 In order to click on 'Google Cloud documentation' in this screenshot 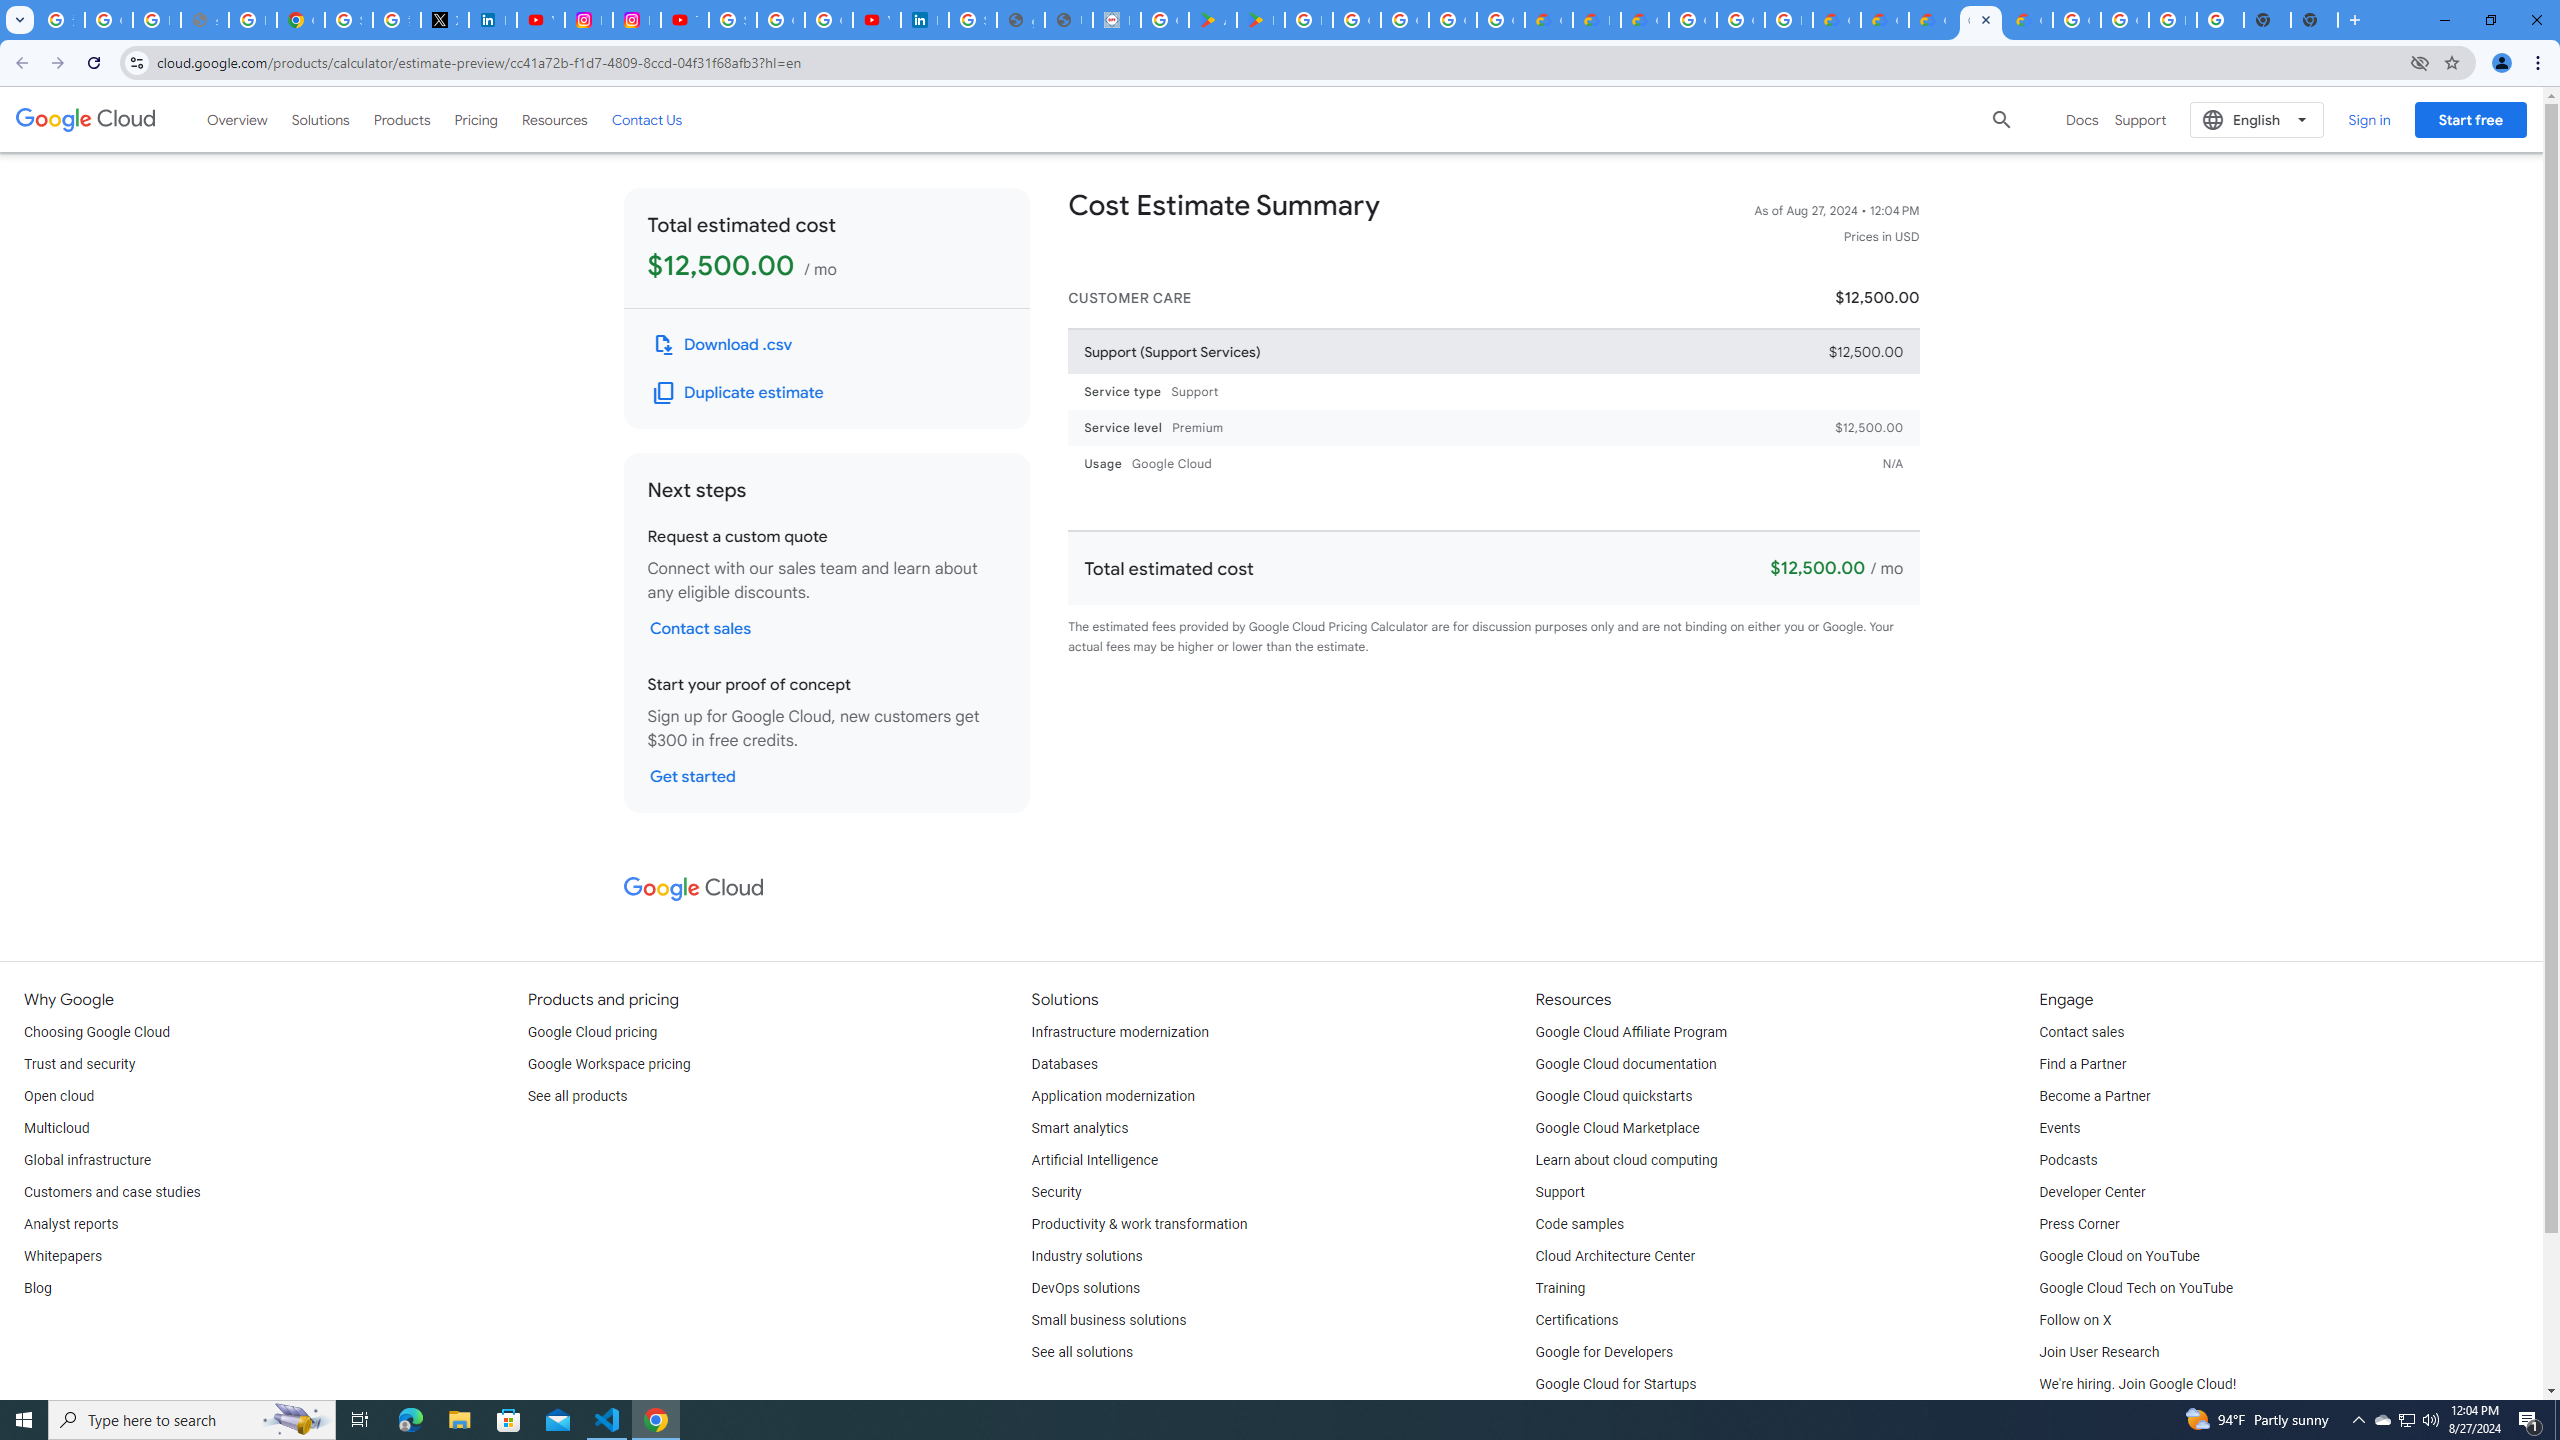, I will do `click(1626, 1064)`.